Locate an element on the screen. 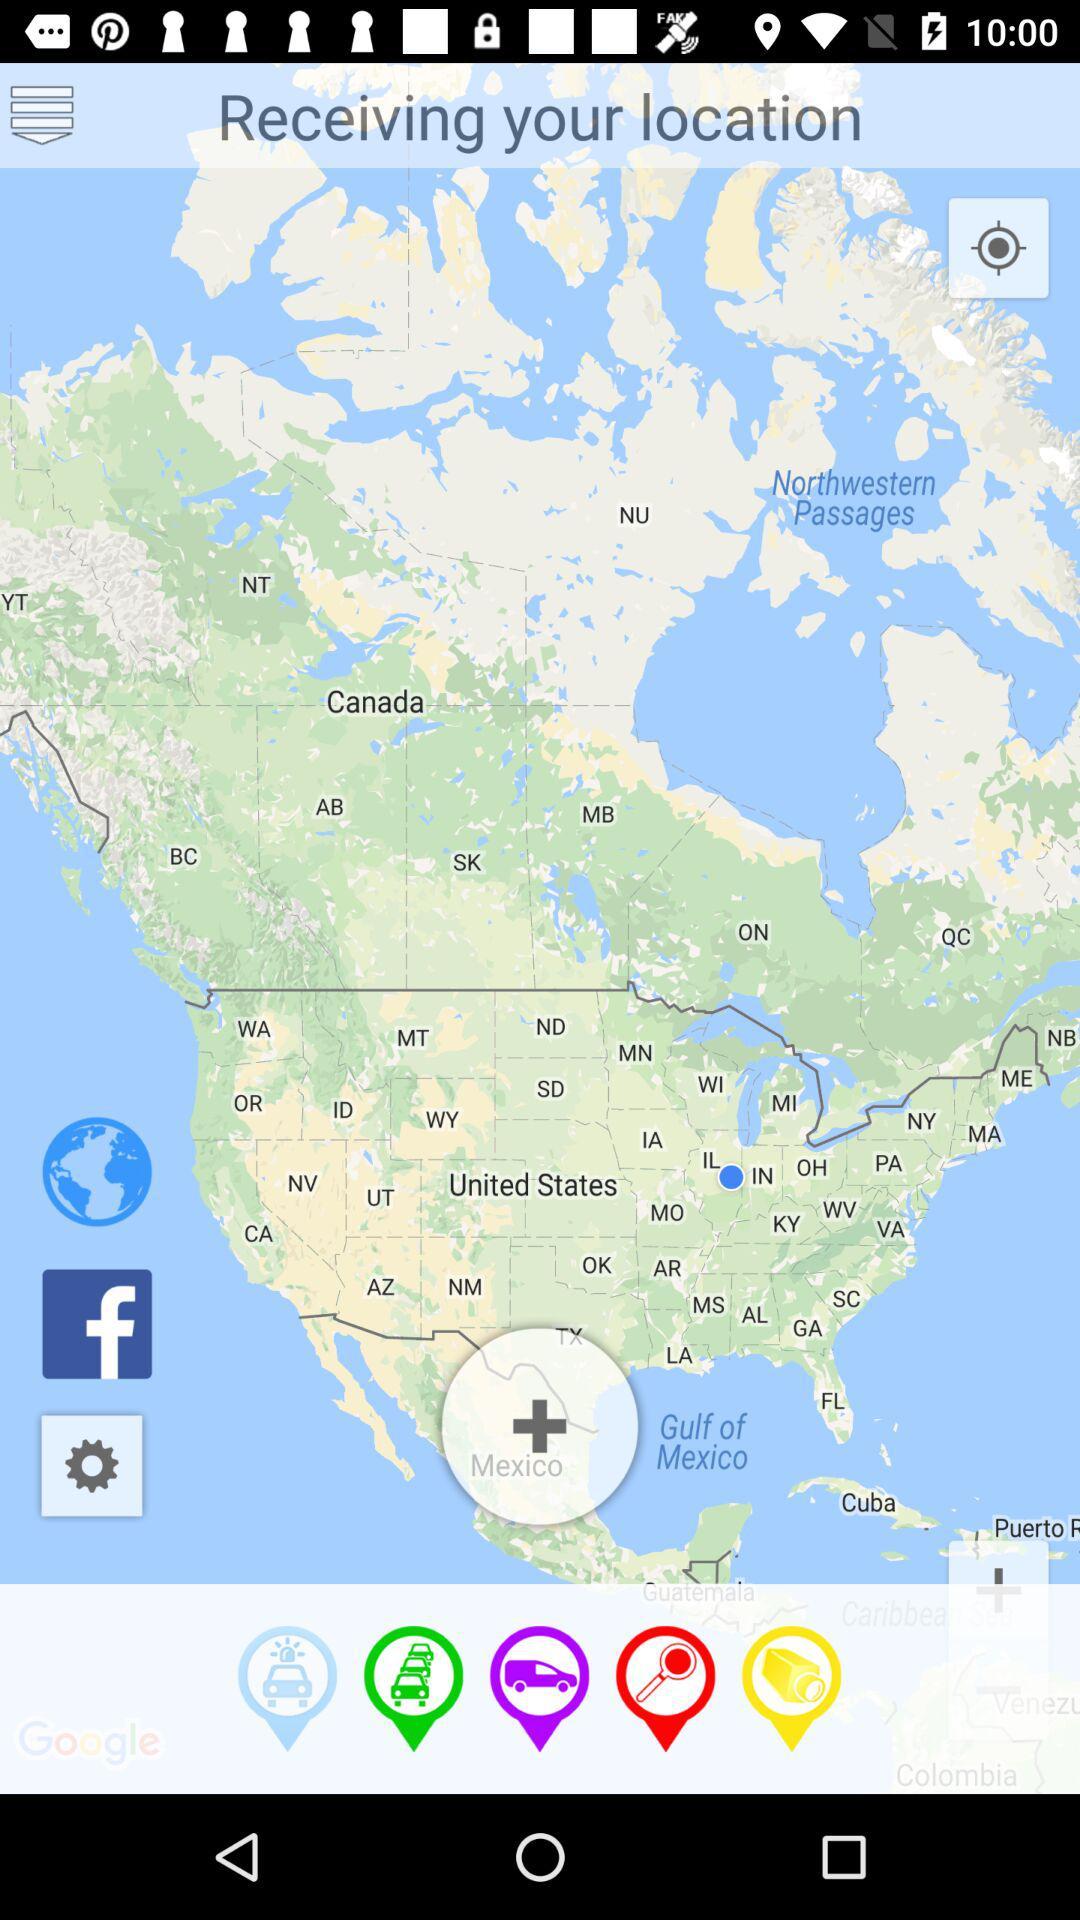  the location_crosshair icon is located at coordinates (998, 248).